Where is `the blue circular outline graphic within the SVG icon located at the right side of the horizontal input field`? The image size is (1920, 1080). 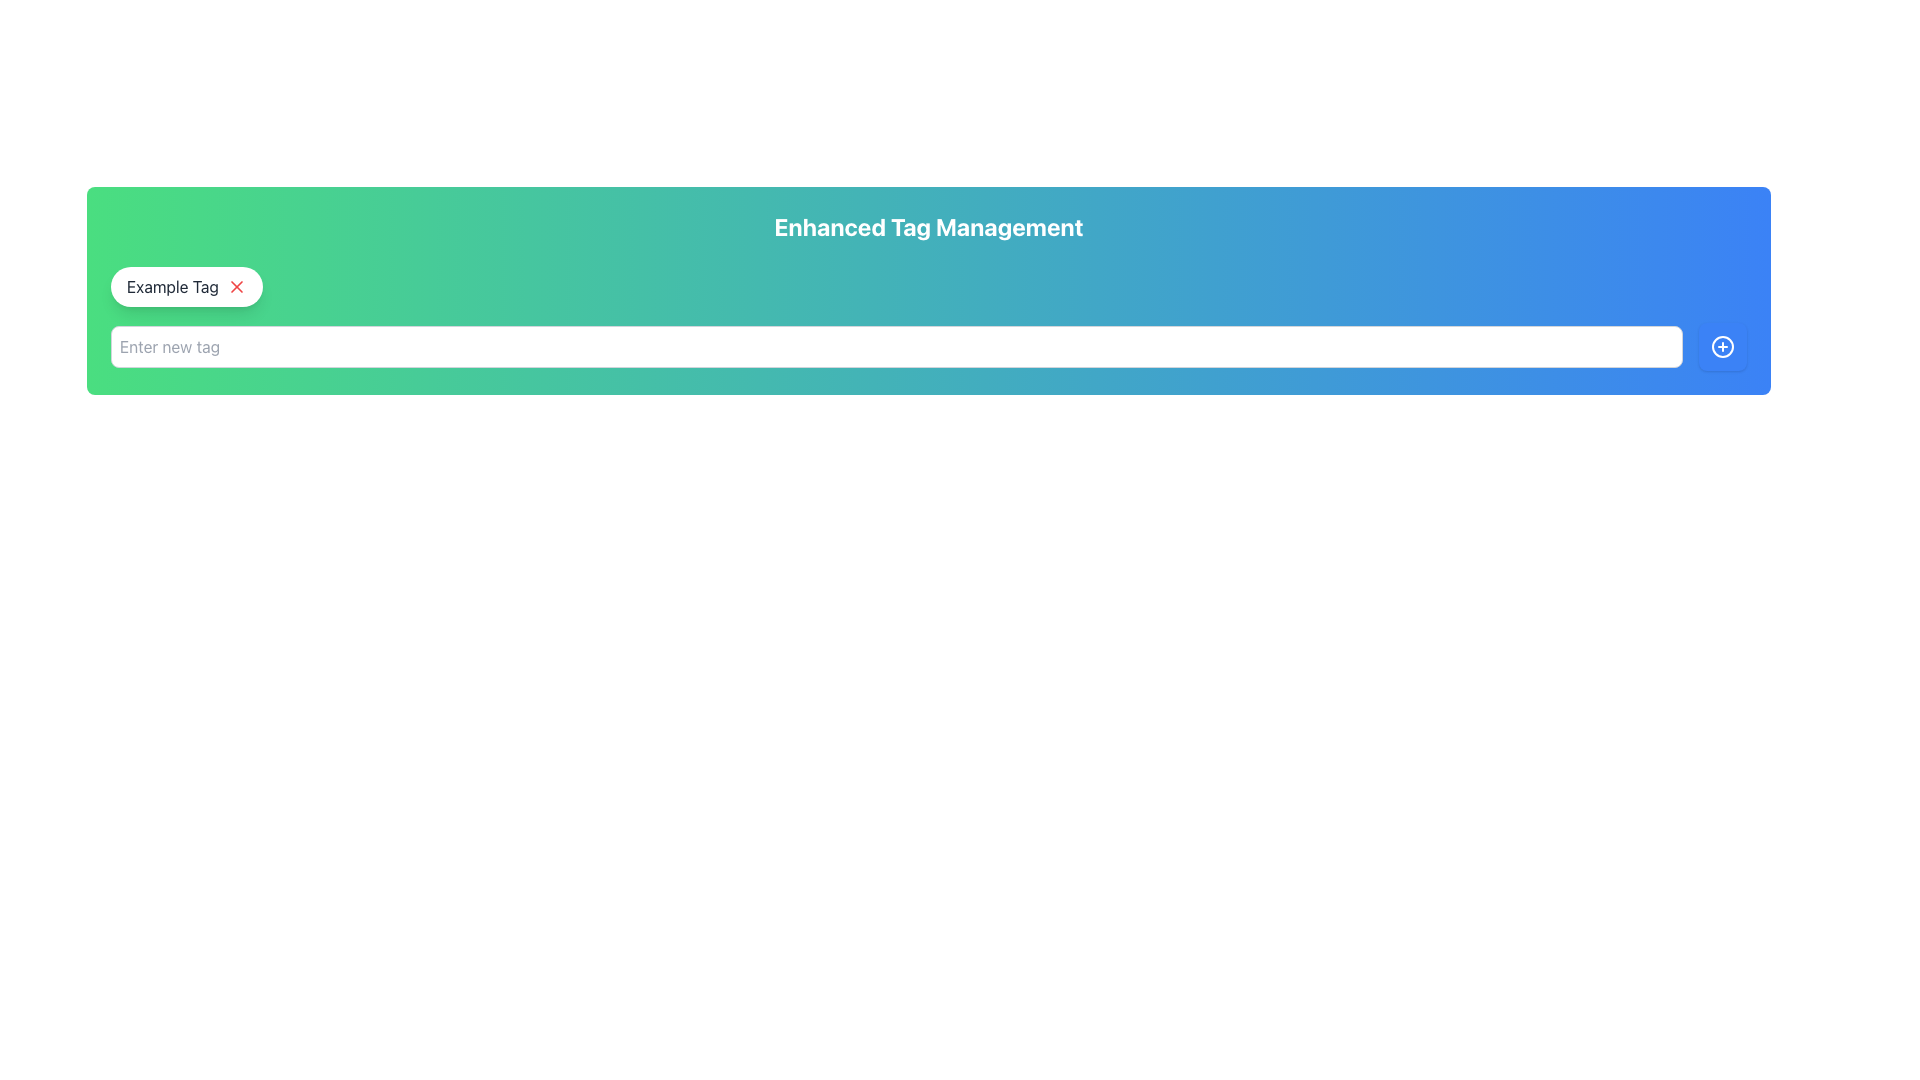 the blue circular outline graphic within the SVG icon located at the right side of the horizontal input field is located at coordinates (1722, 346).